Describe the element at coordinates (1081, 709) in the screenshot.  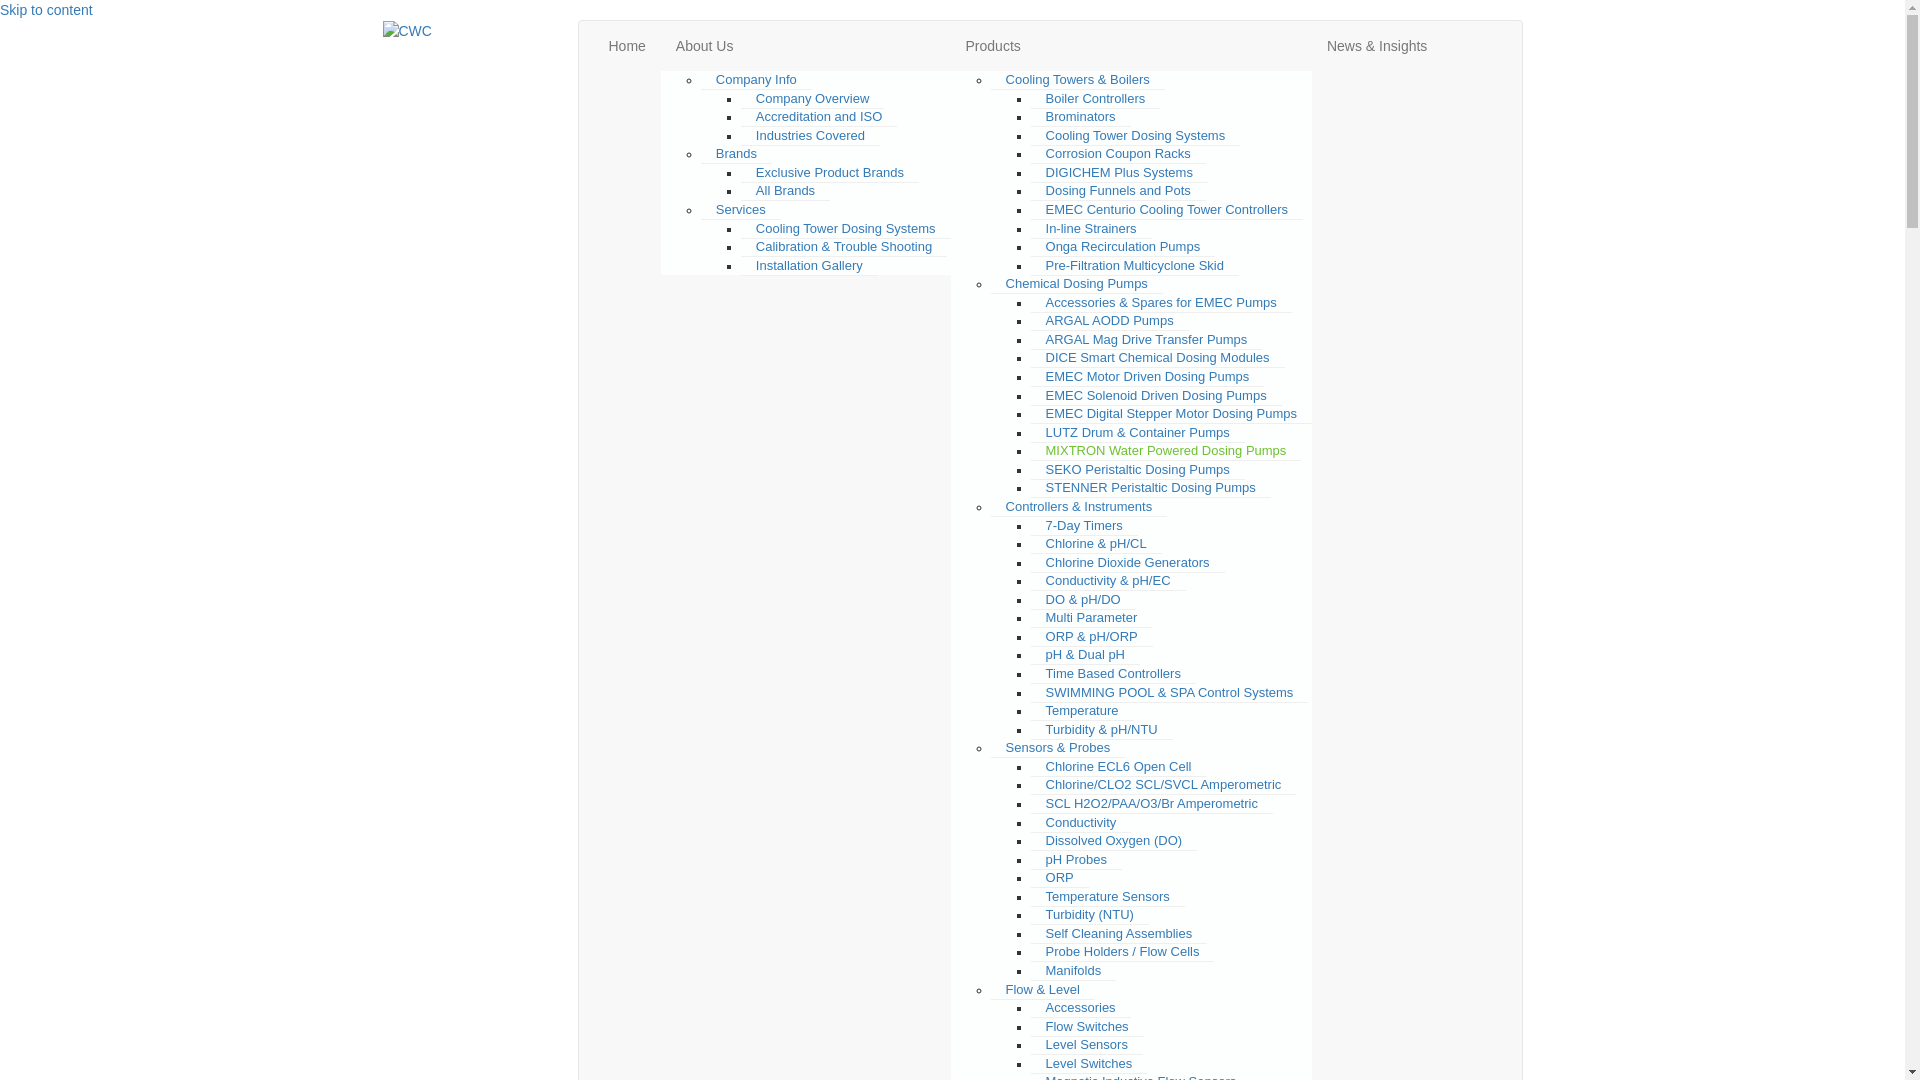
I see `'Temperature'` at that location.